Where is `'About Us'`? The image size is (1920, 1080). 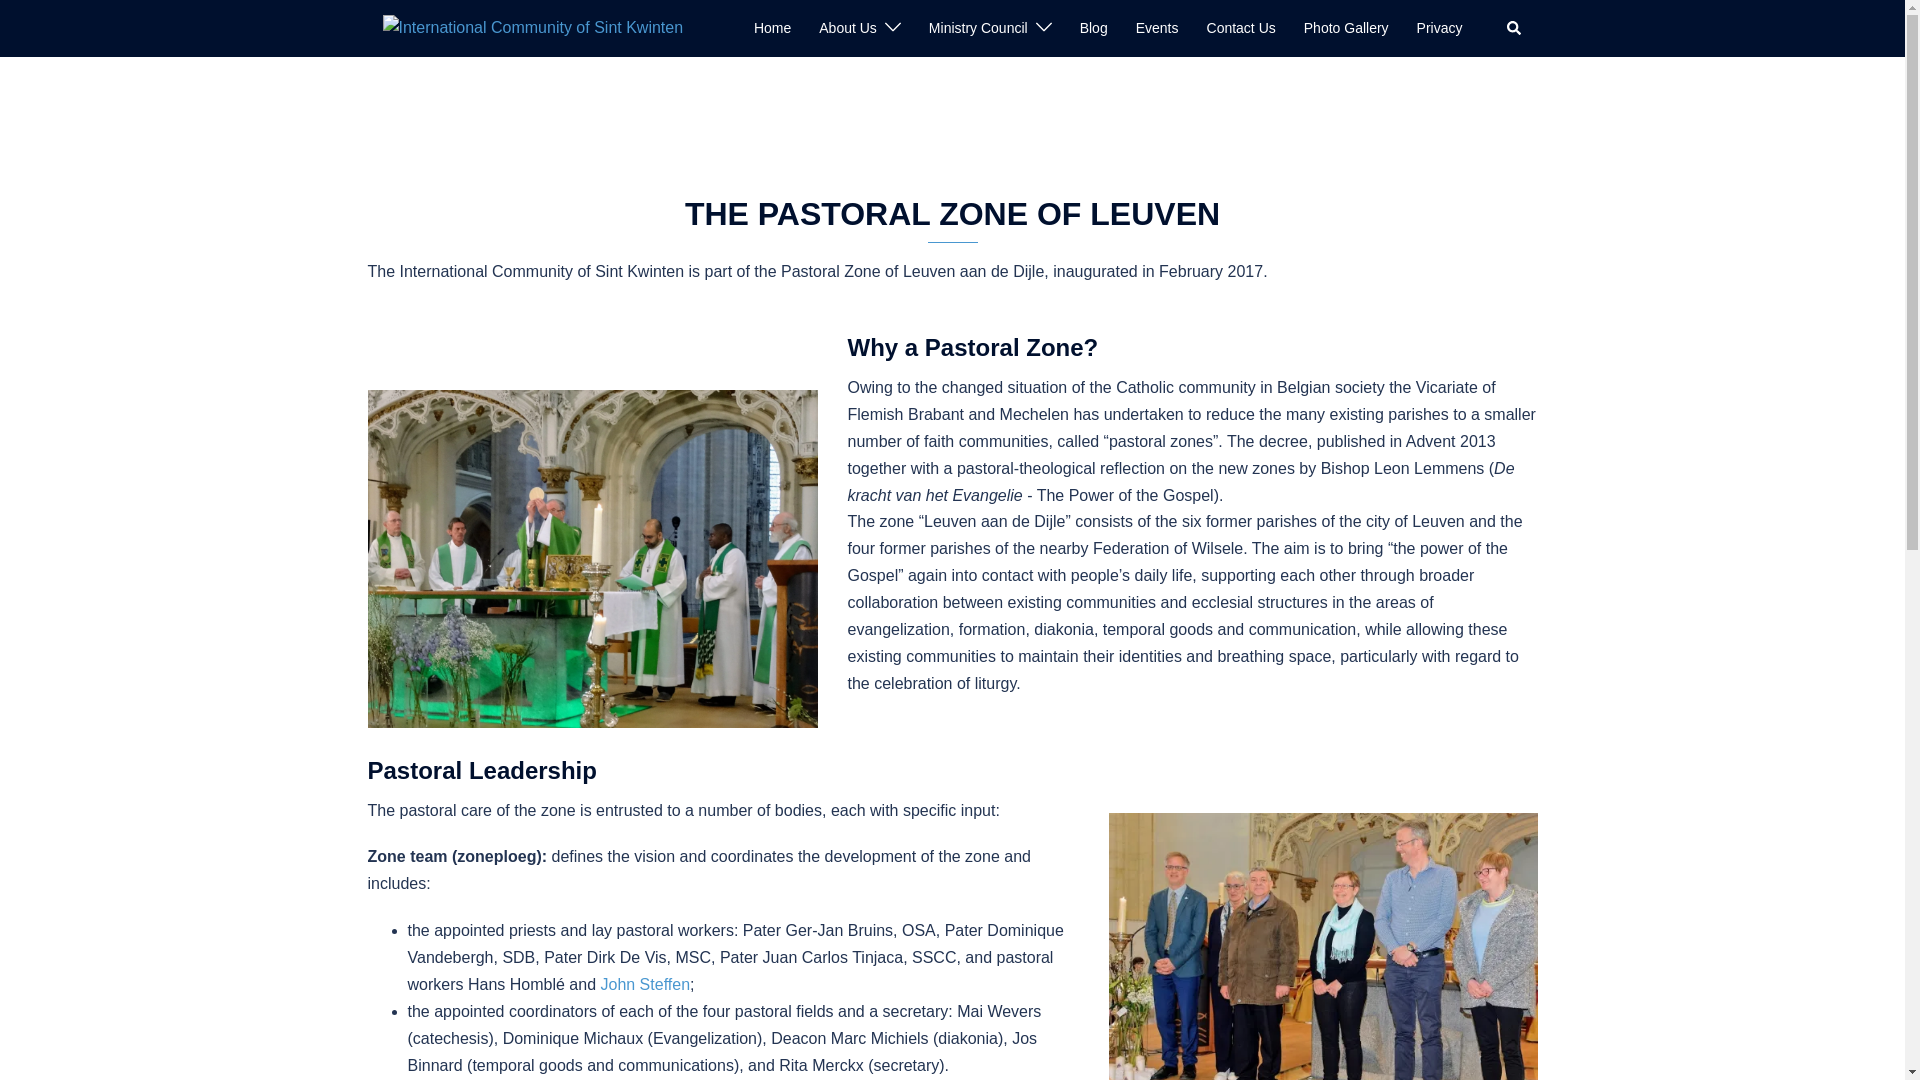
'About Us' is located at coordinates (819, 29).